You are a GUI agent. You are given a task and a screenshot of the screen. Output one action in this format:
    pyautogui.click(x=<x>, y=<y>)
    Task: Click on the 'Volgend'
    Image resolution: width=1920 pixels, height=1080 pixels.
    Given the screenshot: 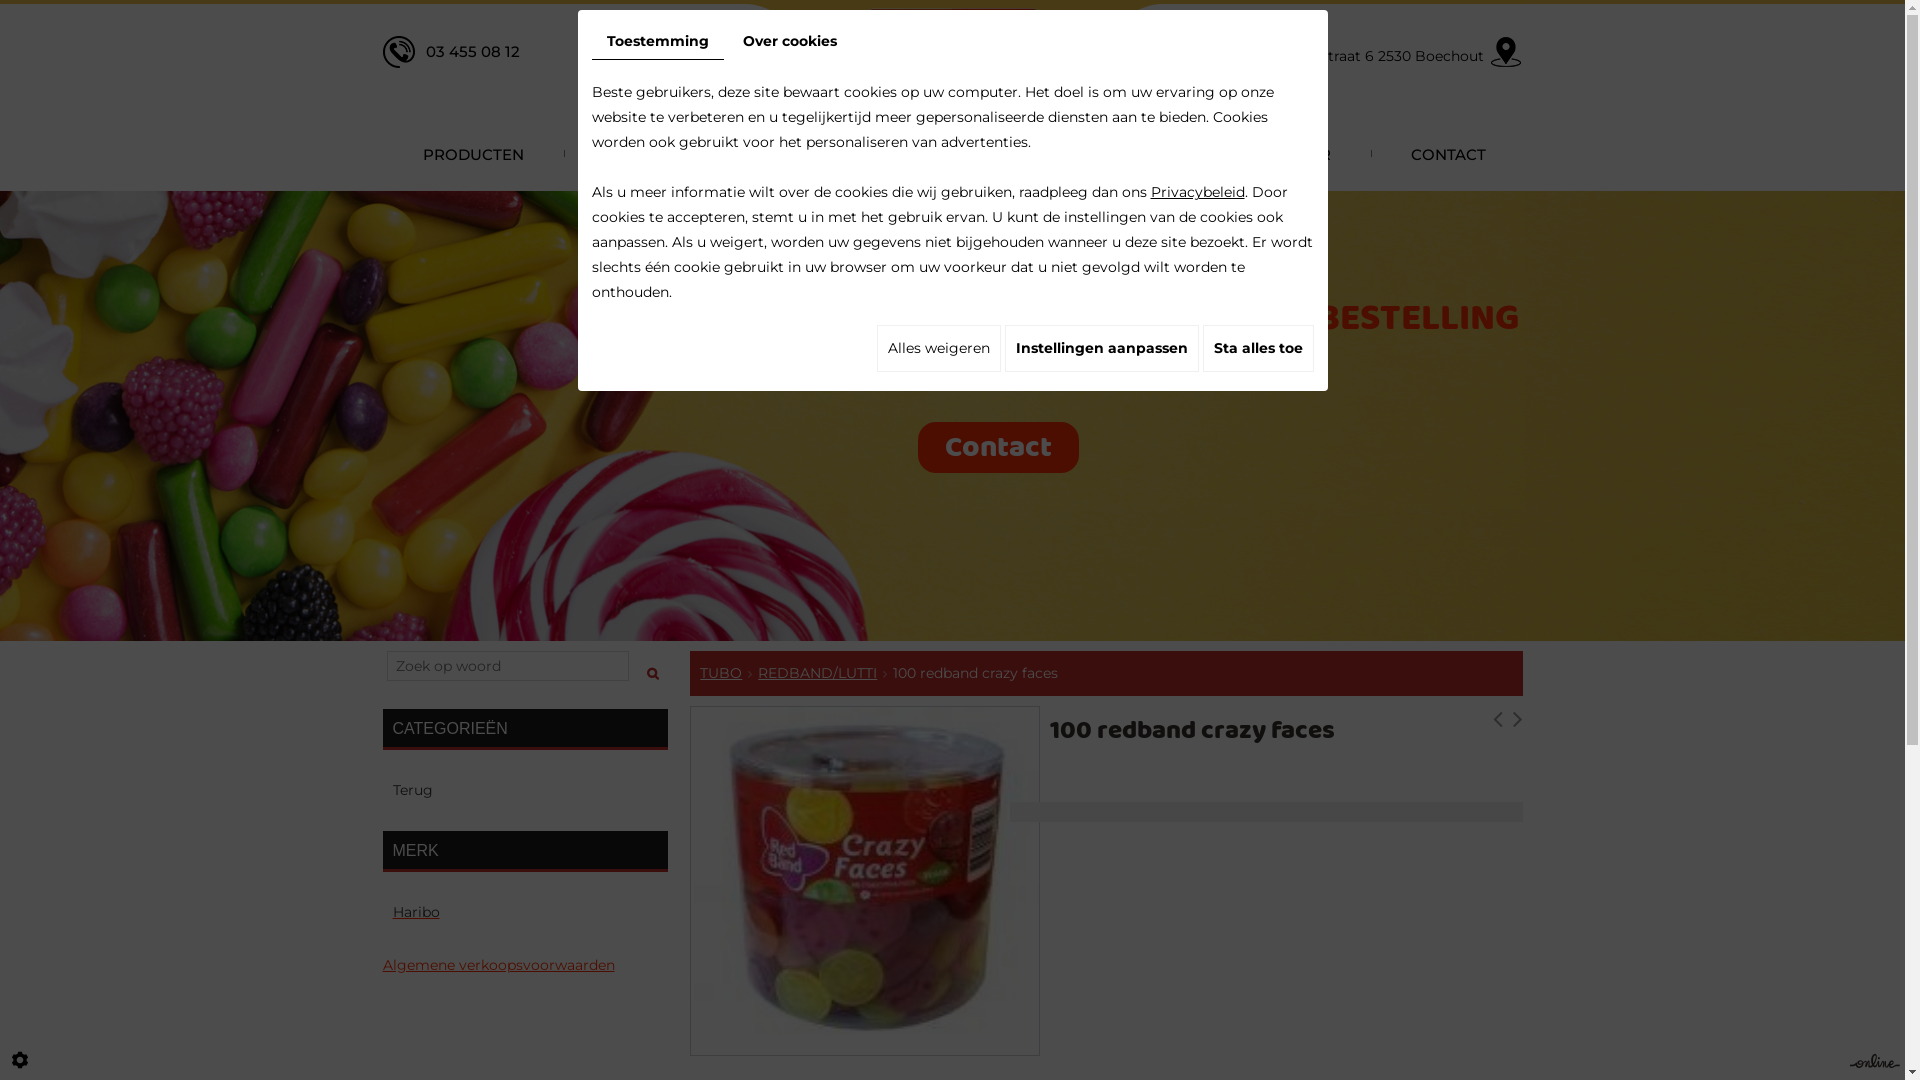 What is the action you would take?
    pyautogui.click(x=1516, y=723)
    